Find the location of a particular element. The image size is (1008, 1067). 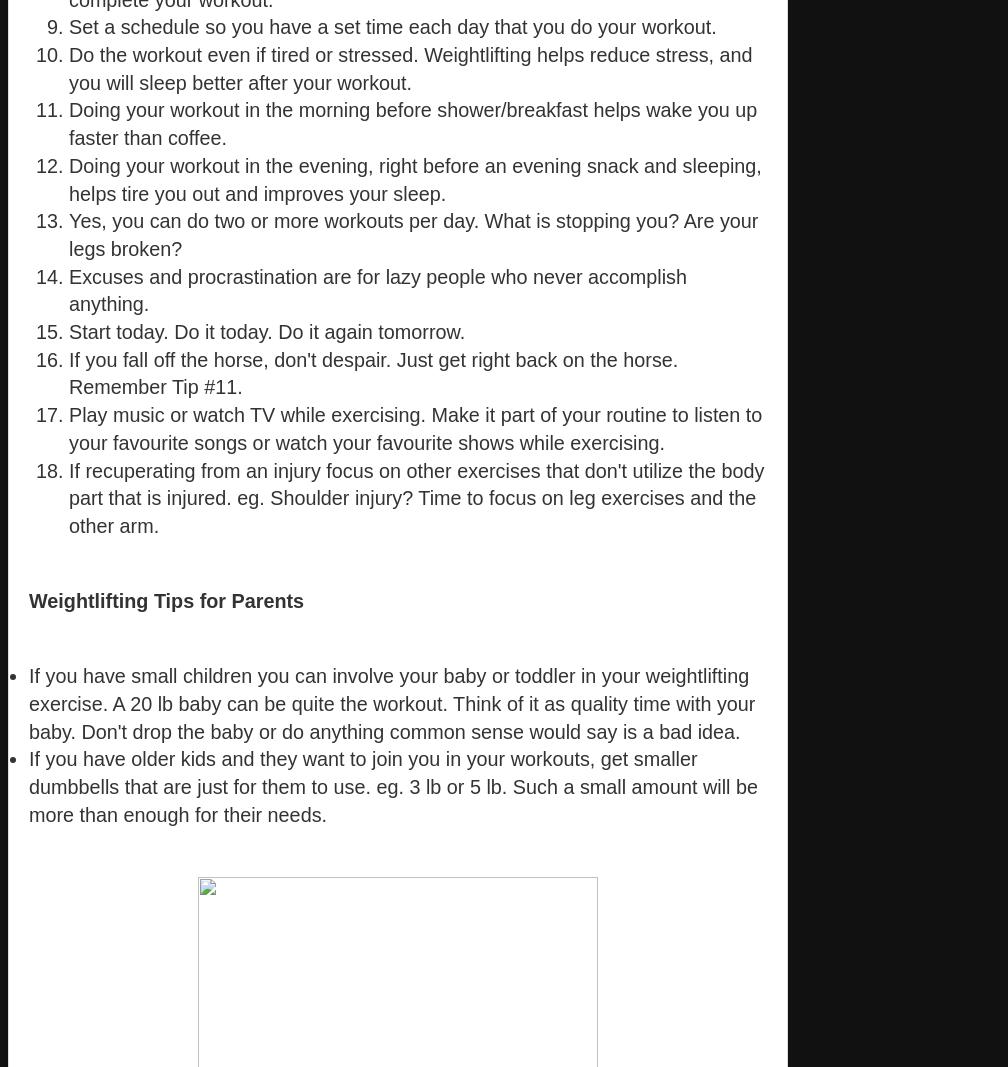

'If you have small children you can involve your baby or toddler in your weightlifting exercise. A 20 lb baby can be quite the workout. Think of it as quality time with your baby. Don't drop the baby or do anything common sense would say is a bad idea.' is located at coordinates (392, 703).